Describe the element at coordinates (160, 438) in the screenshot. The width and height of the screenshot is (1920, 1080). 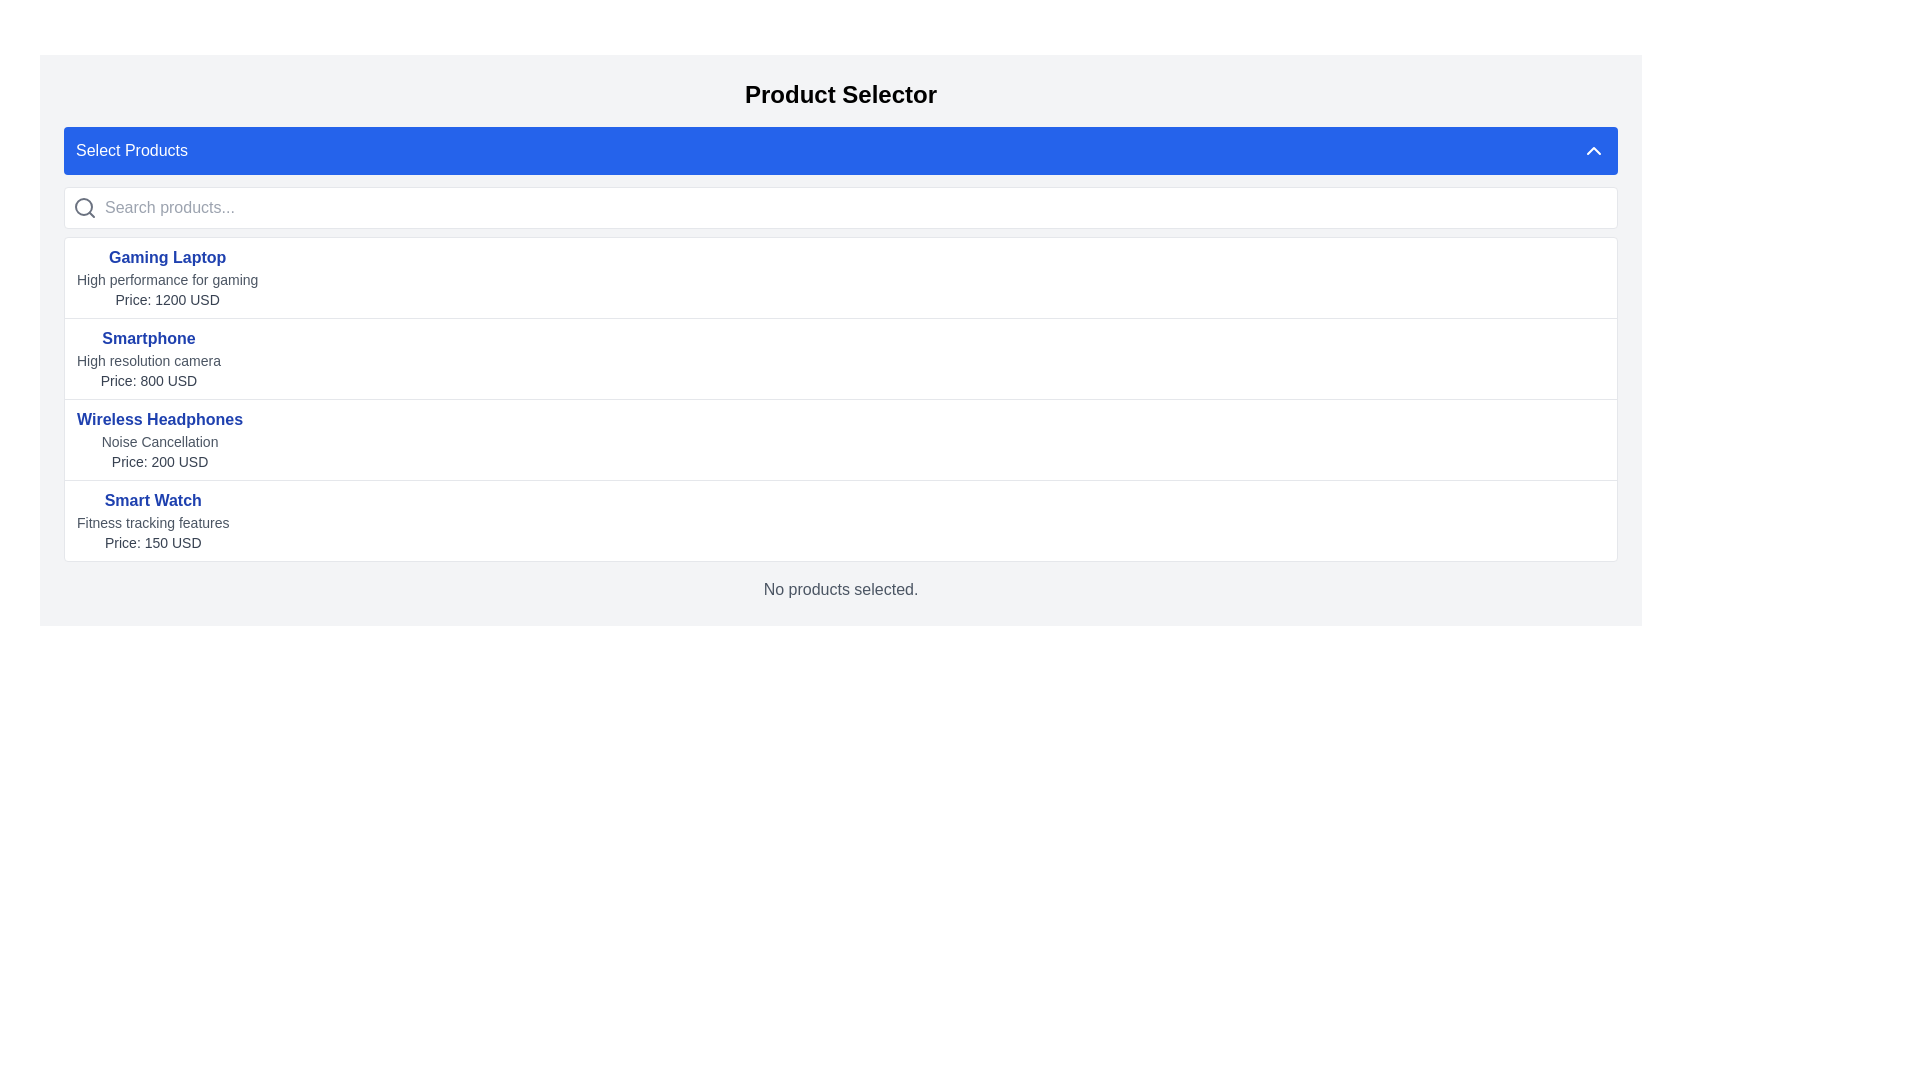
I see `the list item displaying 'Wireless Headphones' with rich text content, which includes 'Noise Cancellation' and 'Price: 200 USD'` at that location.